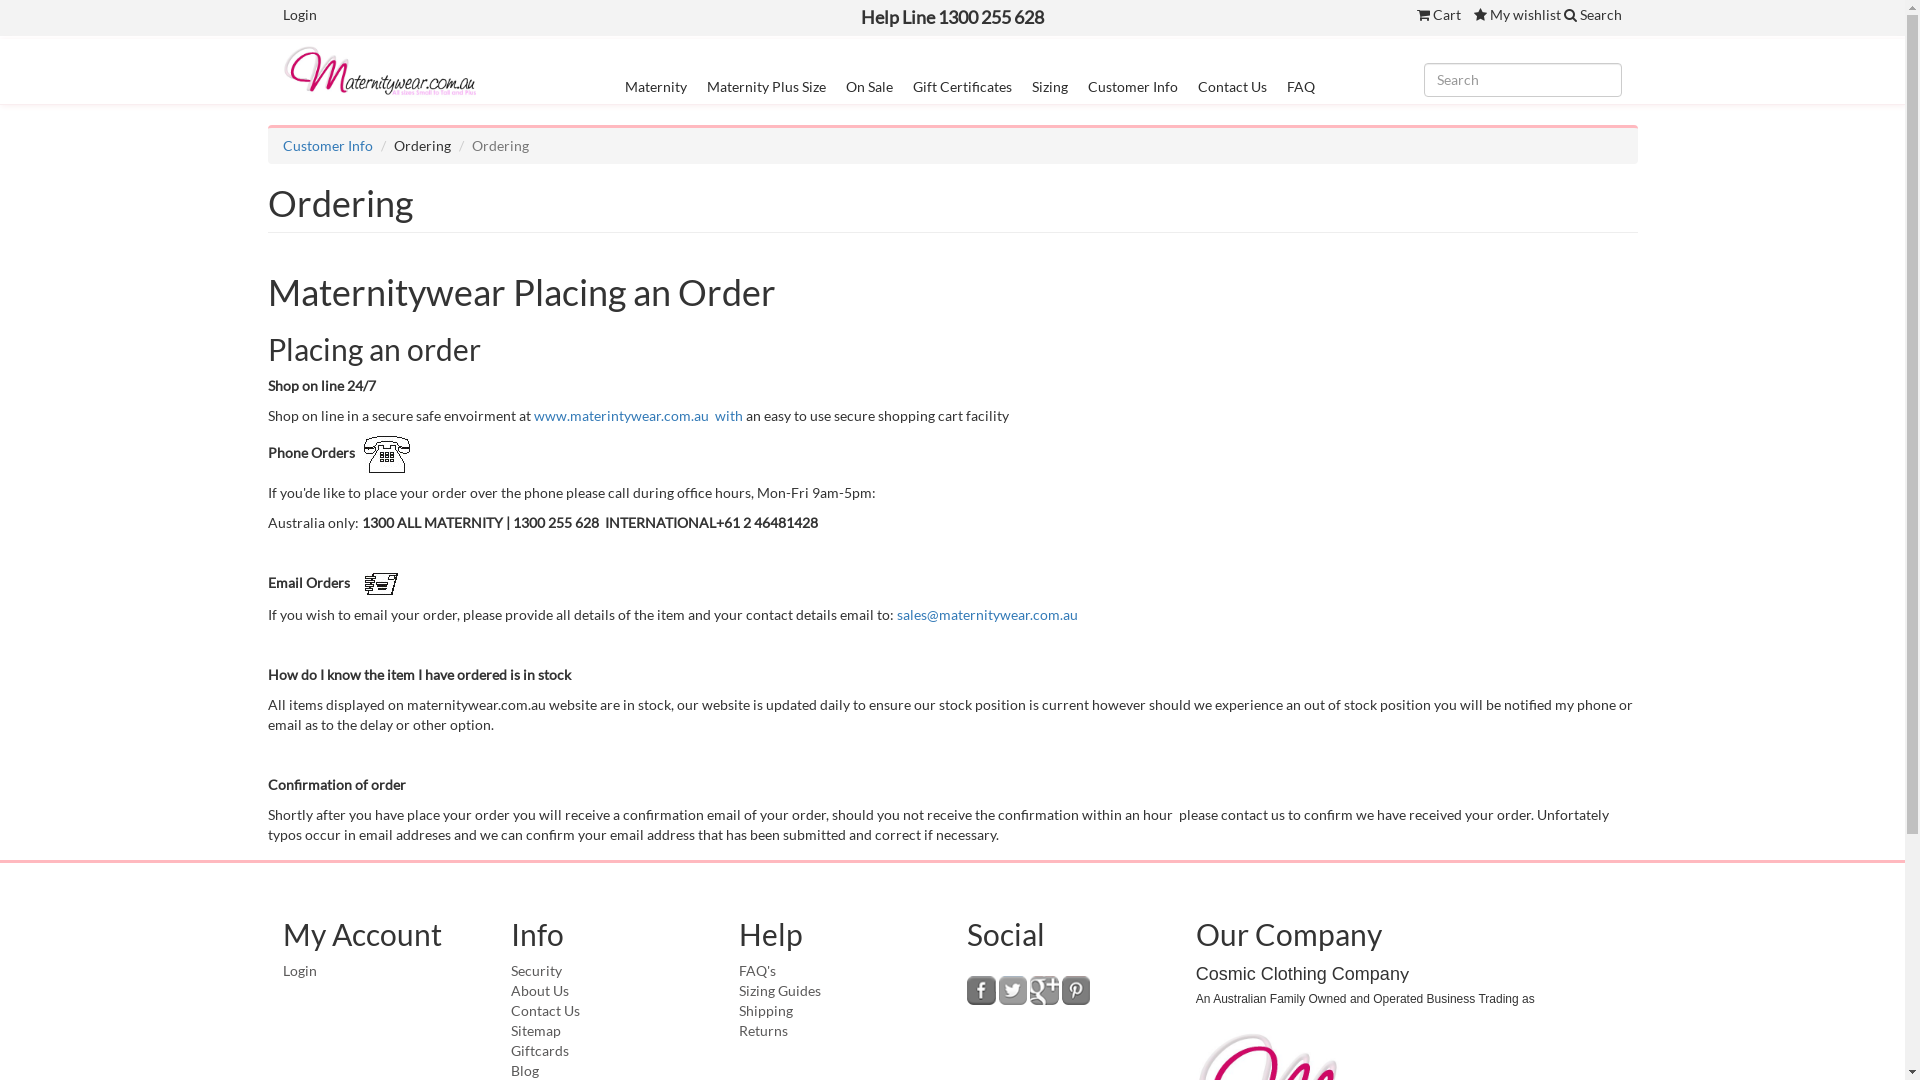 This screenshot has height=1080, width=1920. What do you see at coordinates (539, 1049) in the screenshot?
I see `'Giftcards'` at bounding box center [539, 1049].